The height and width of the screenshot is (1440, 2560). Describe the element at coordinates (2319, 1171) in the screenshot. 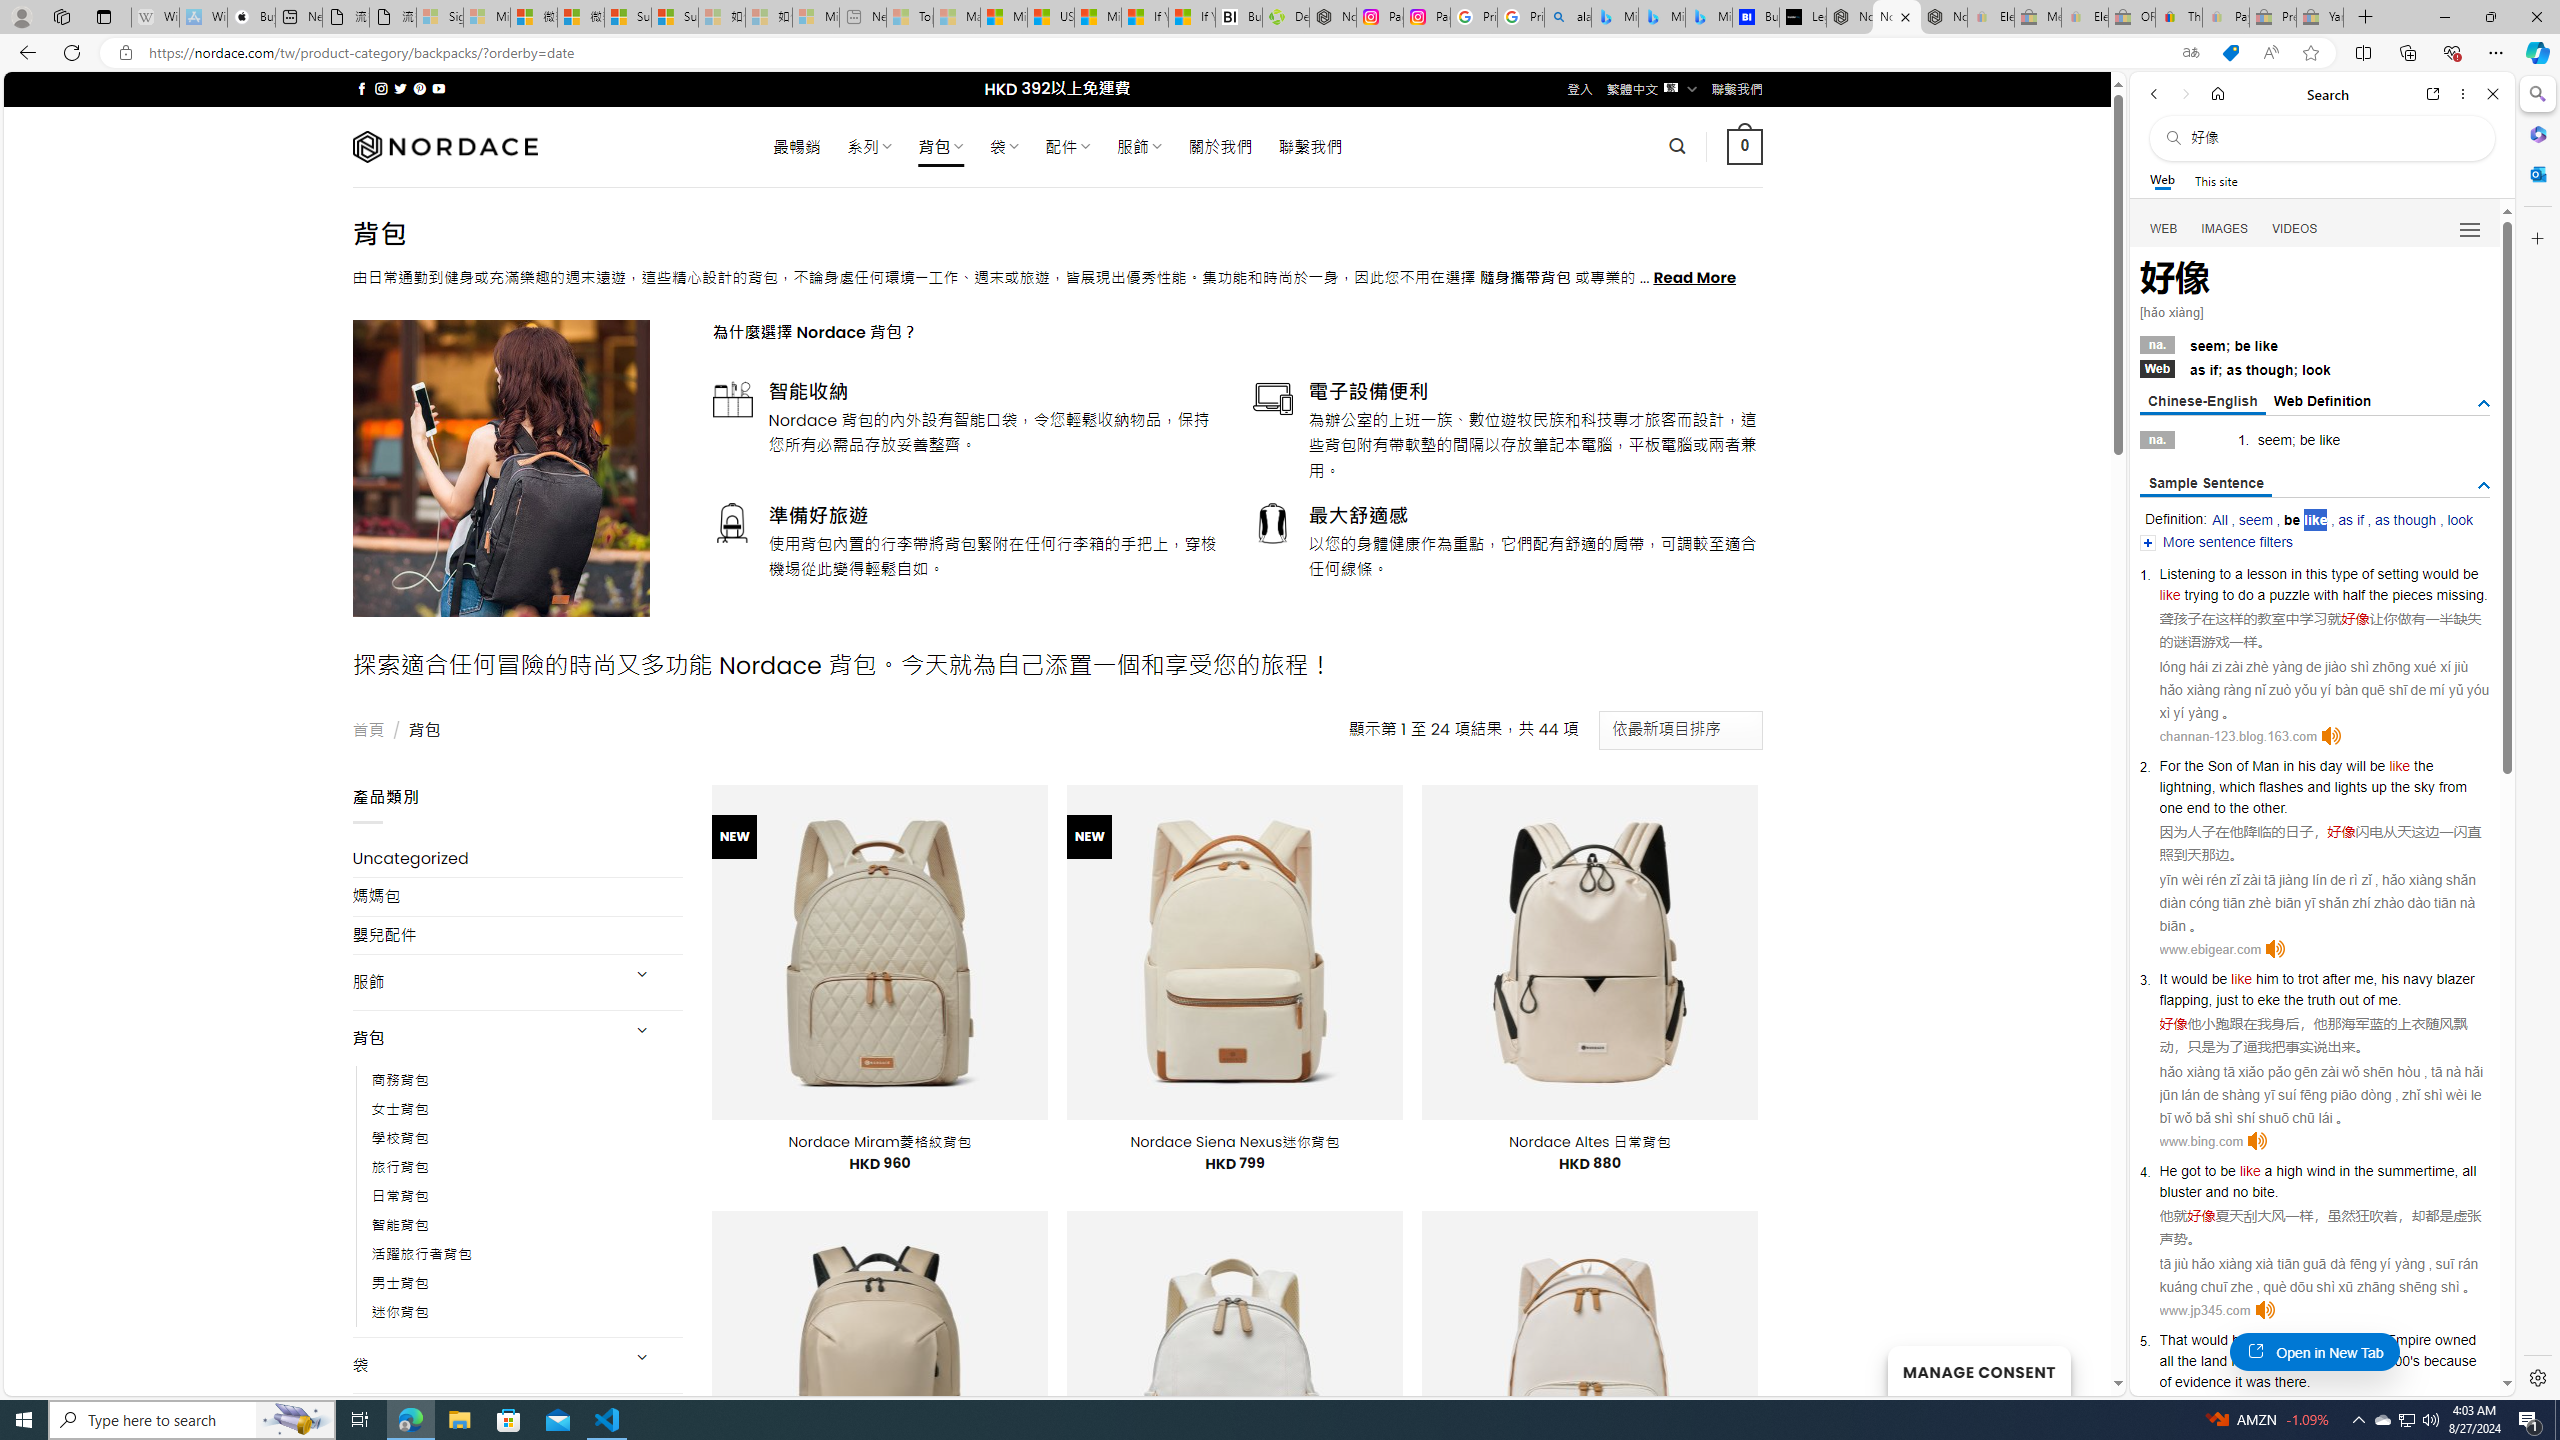

I see `'wind'` at that location.